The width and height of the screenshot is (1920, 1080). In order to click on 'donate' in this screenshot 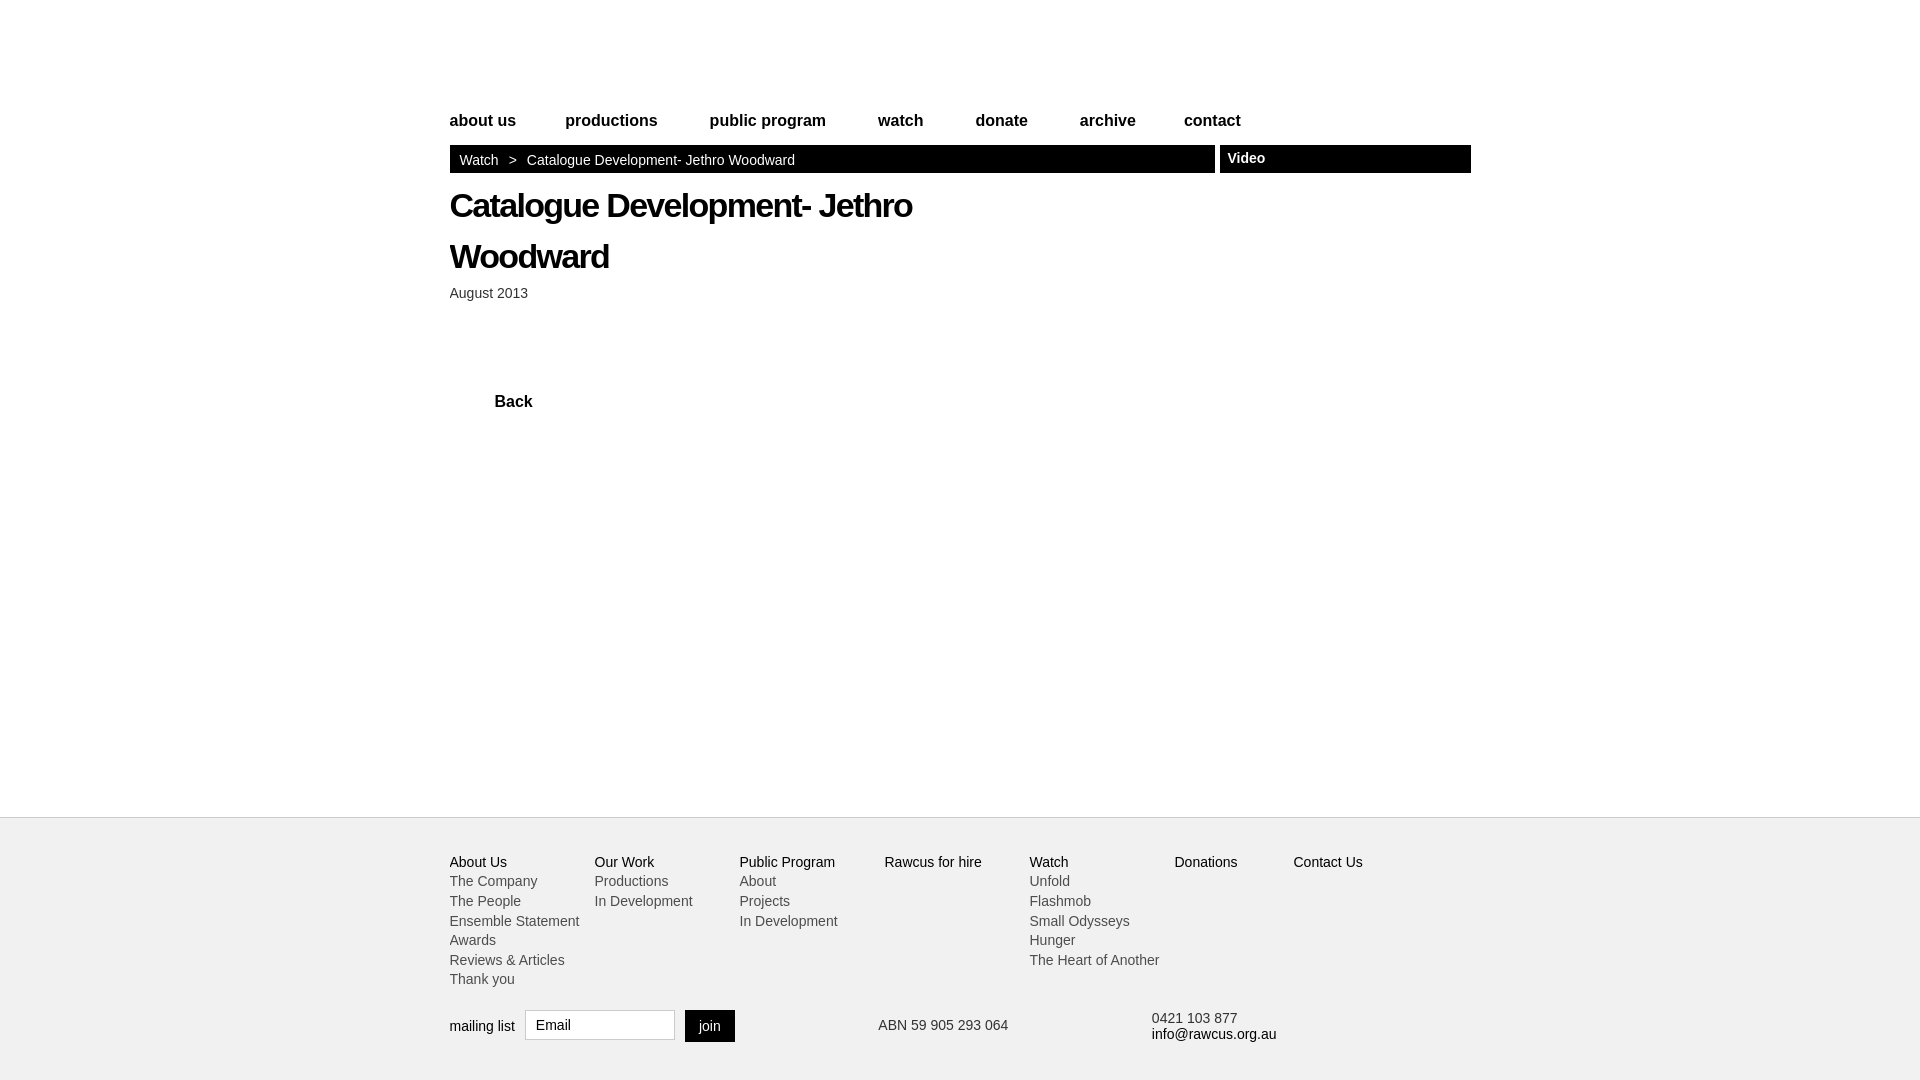, I will do `click(1001, 129)`.